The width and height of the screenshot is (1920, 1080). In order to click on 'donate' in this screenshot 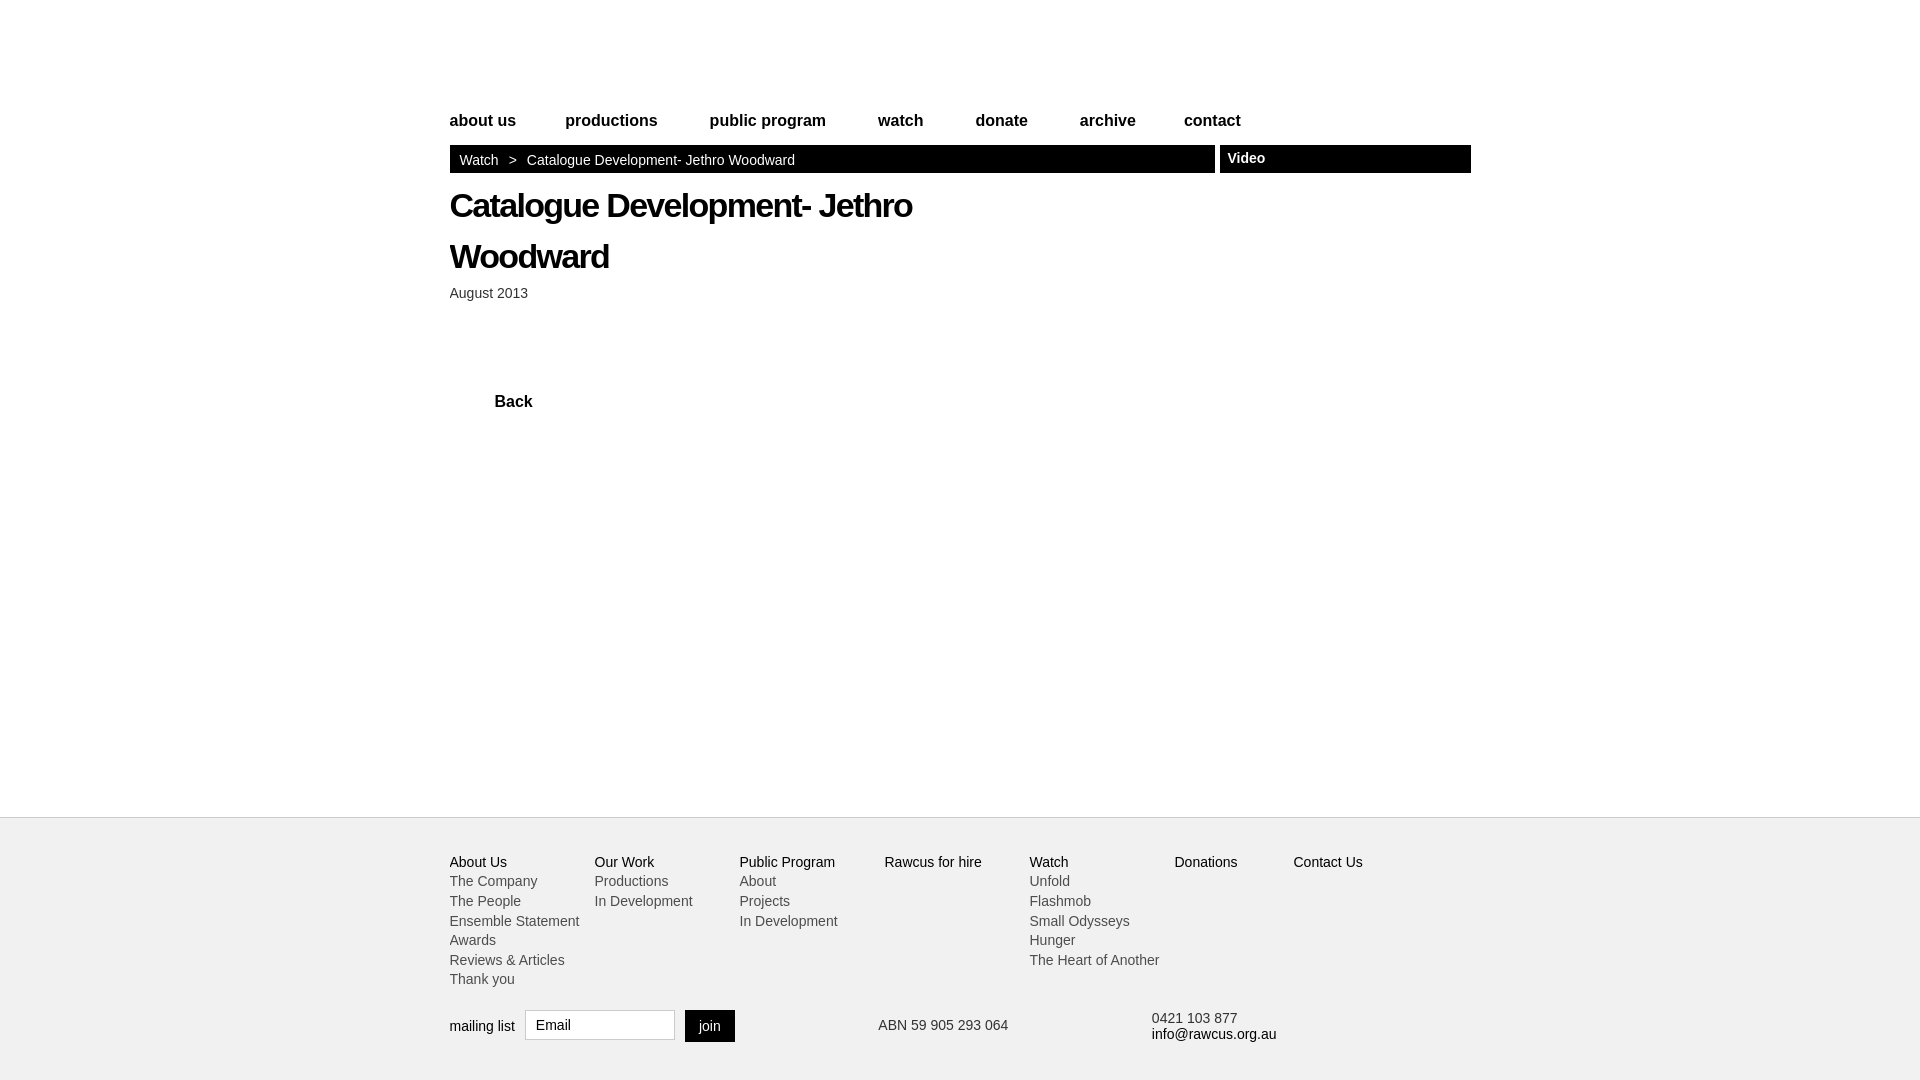, I will do `click(1001, 129)`.